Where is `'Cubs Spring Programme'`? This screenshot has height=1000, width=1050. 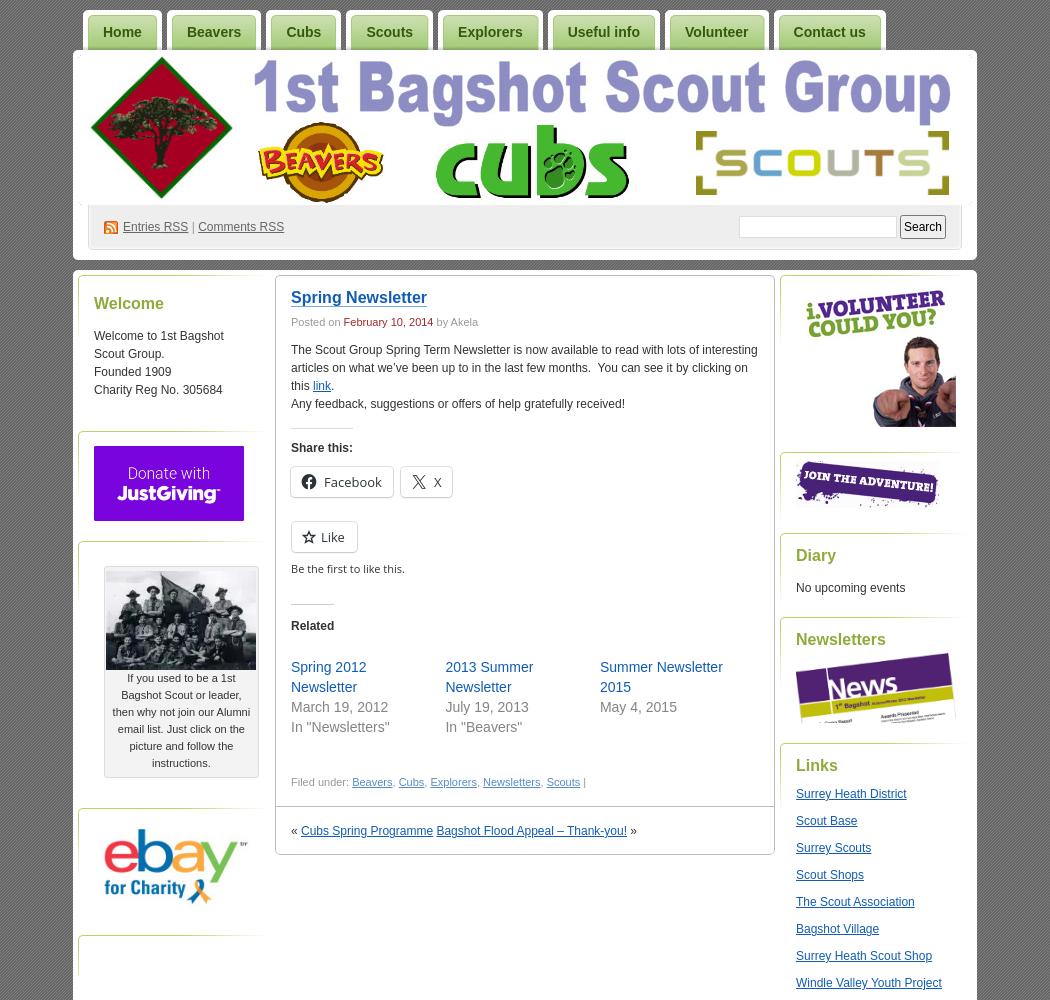
'Cubs Spring Programme' is located at coordinates (365, 830).